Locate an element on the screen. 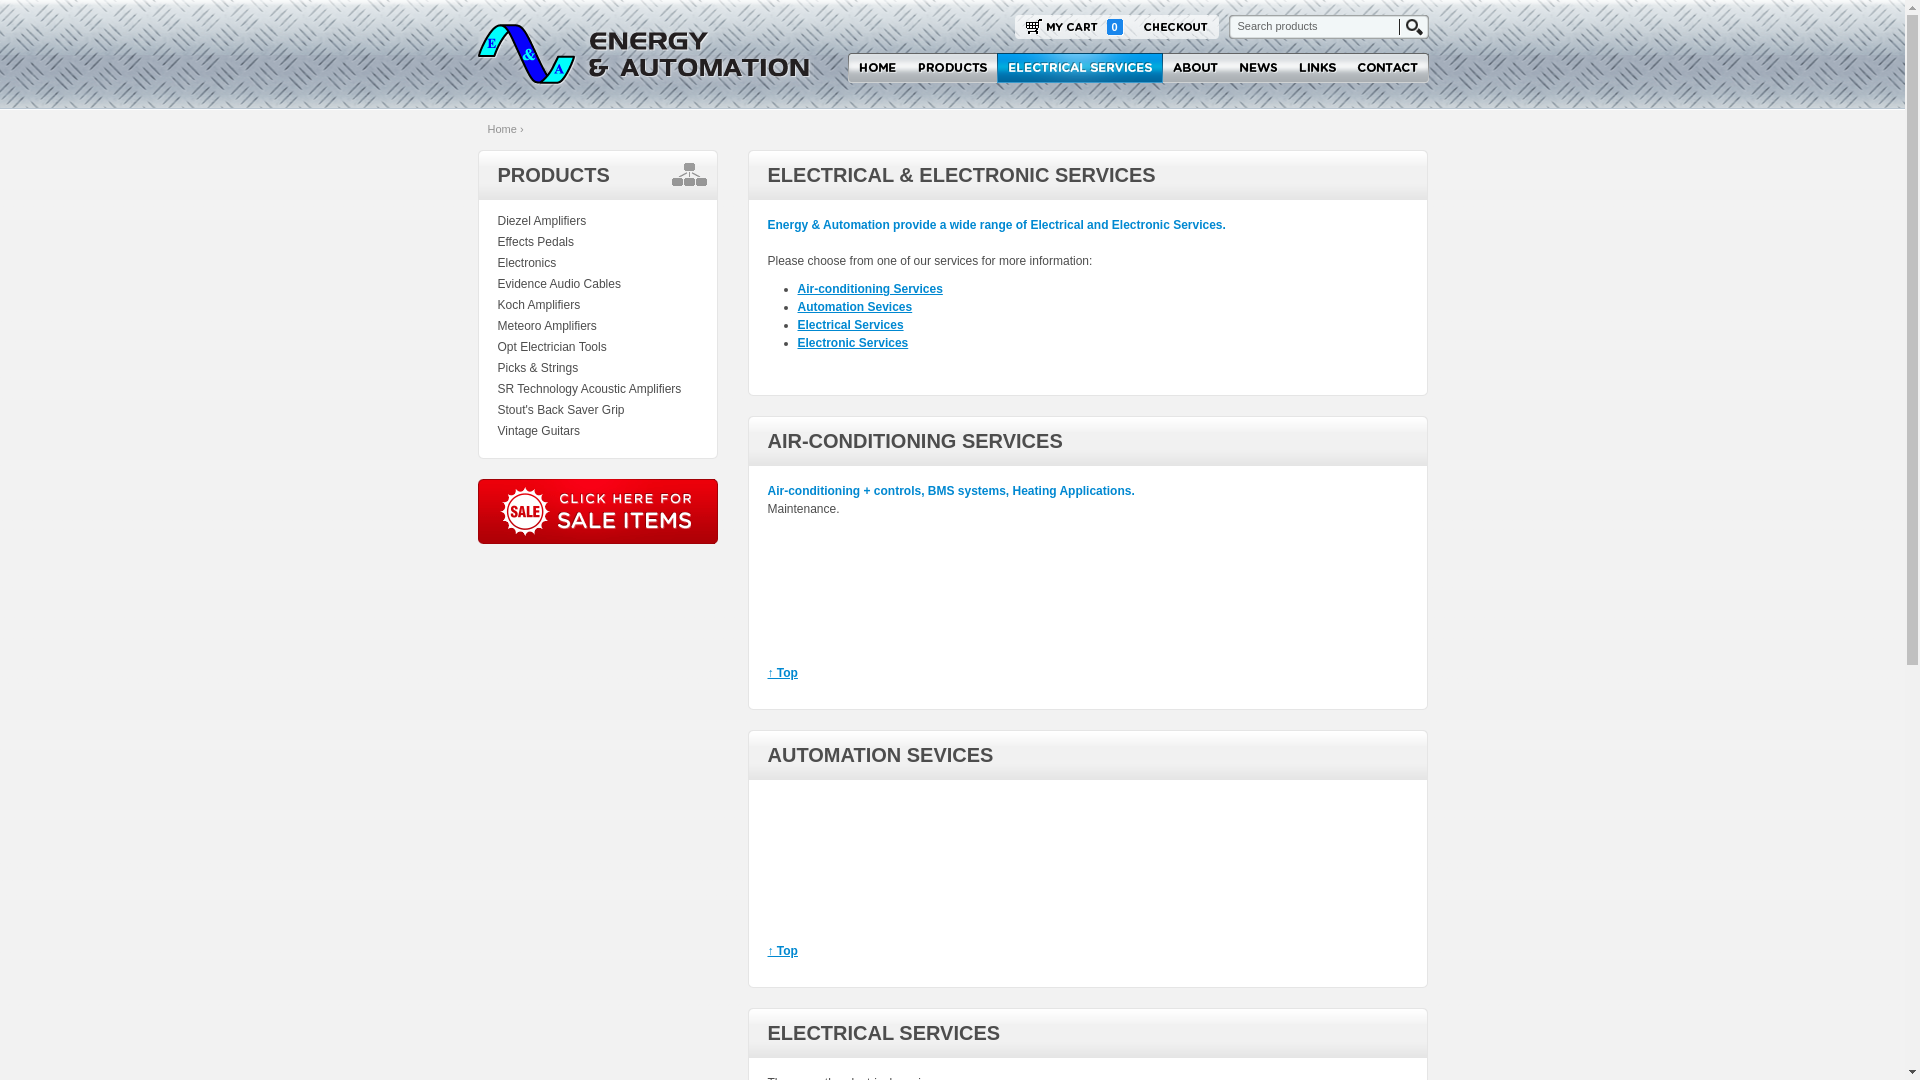 The height and width of the screenshot is (1080, 1920). 'Home' is located at coordinates (502, 128).